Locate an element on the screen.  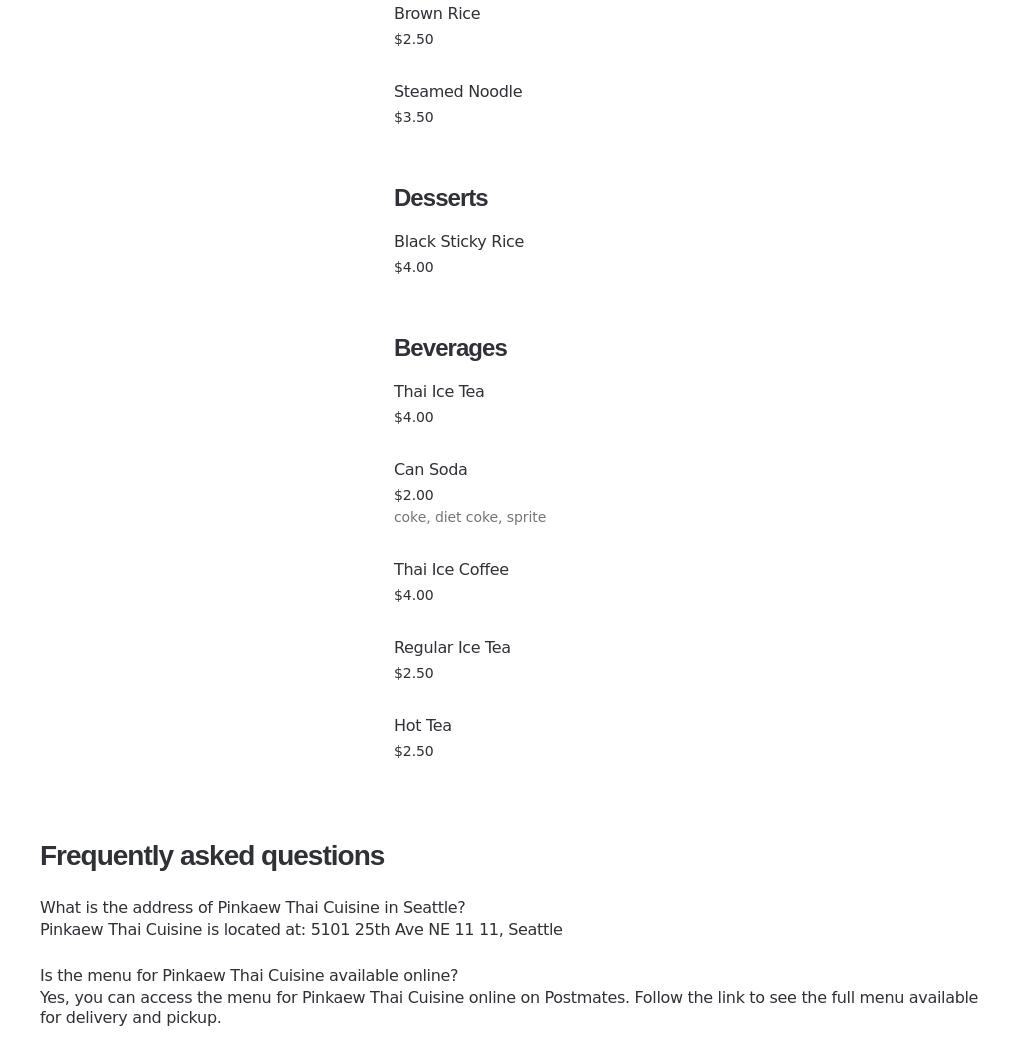
'Thai Ice Tea' is located at coordinates (393, 390).